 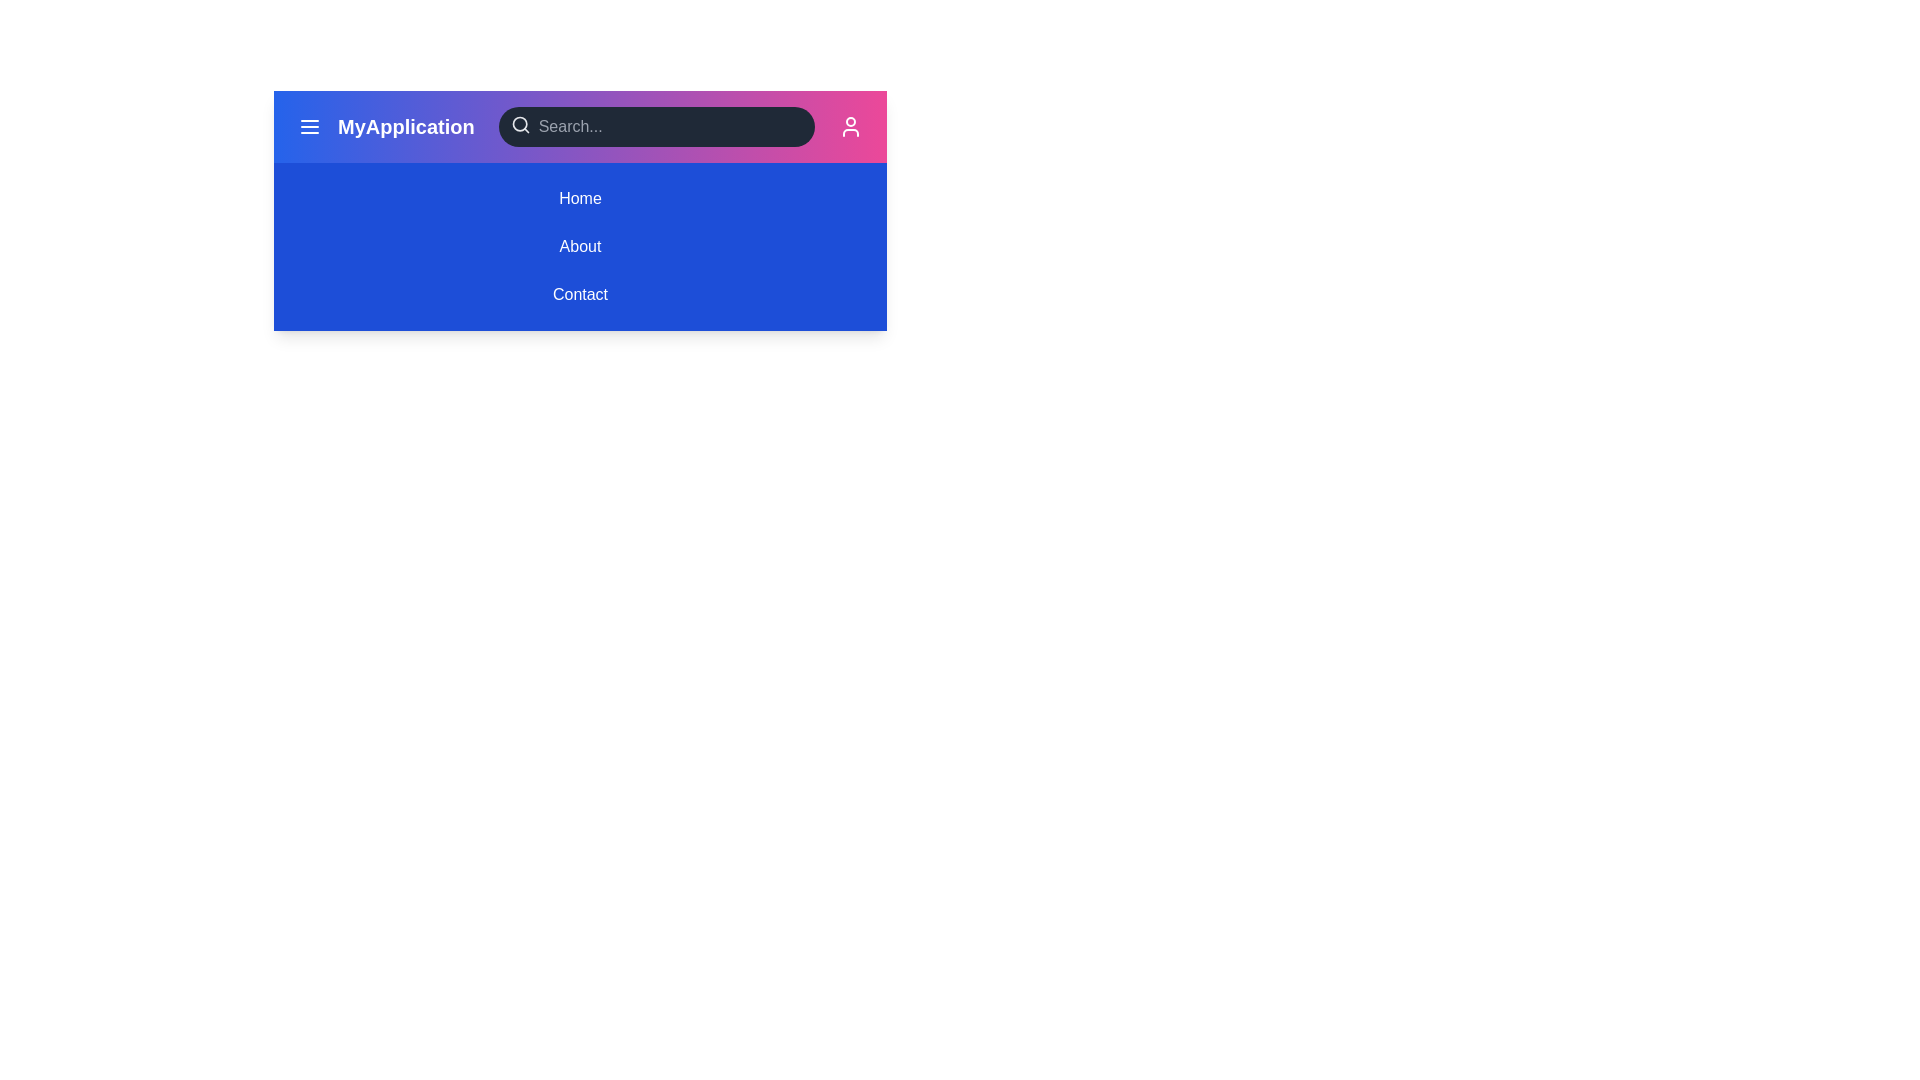 What do you see at coordinates (579, 199) in the screenshot?
I see `the menu item Home to navigate to the corresponding section` at bounding box center [579, 199].